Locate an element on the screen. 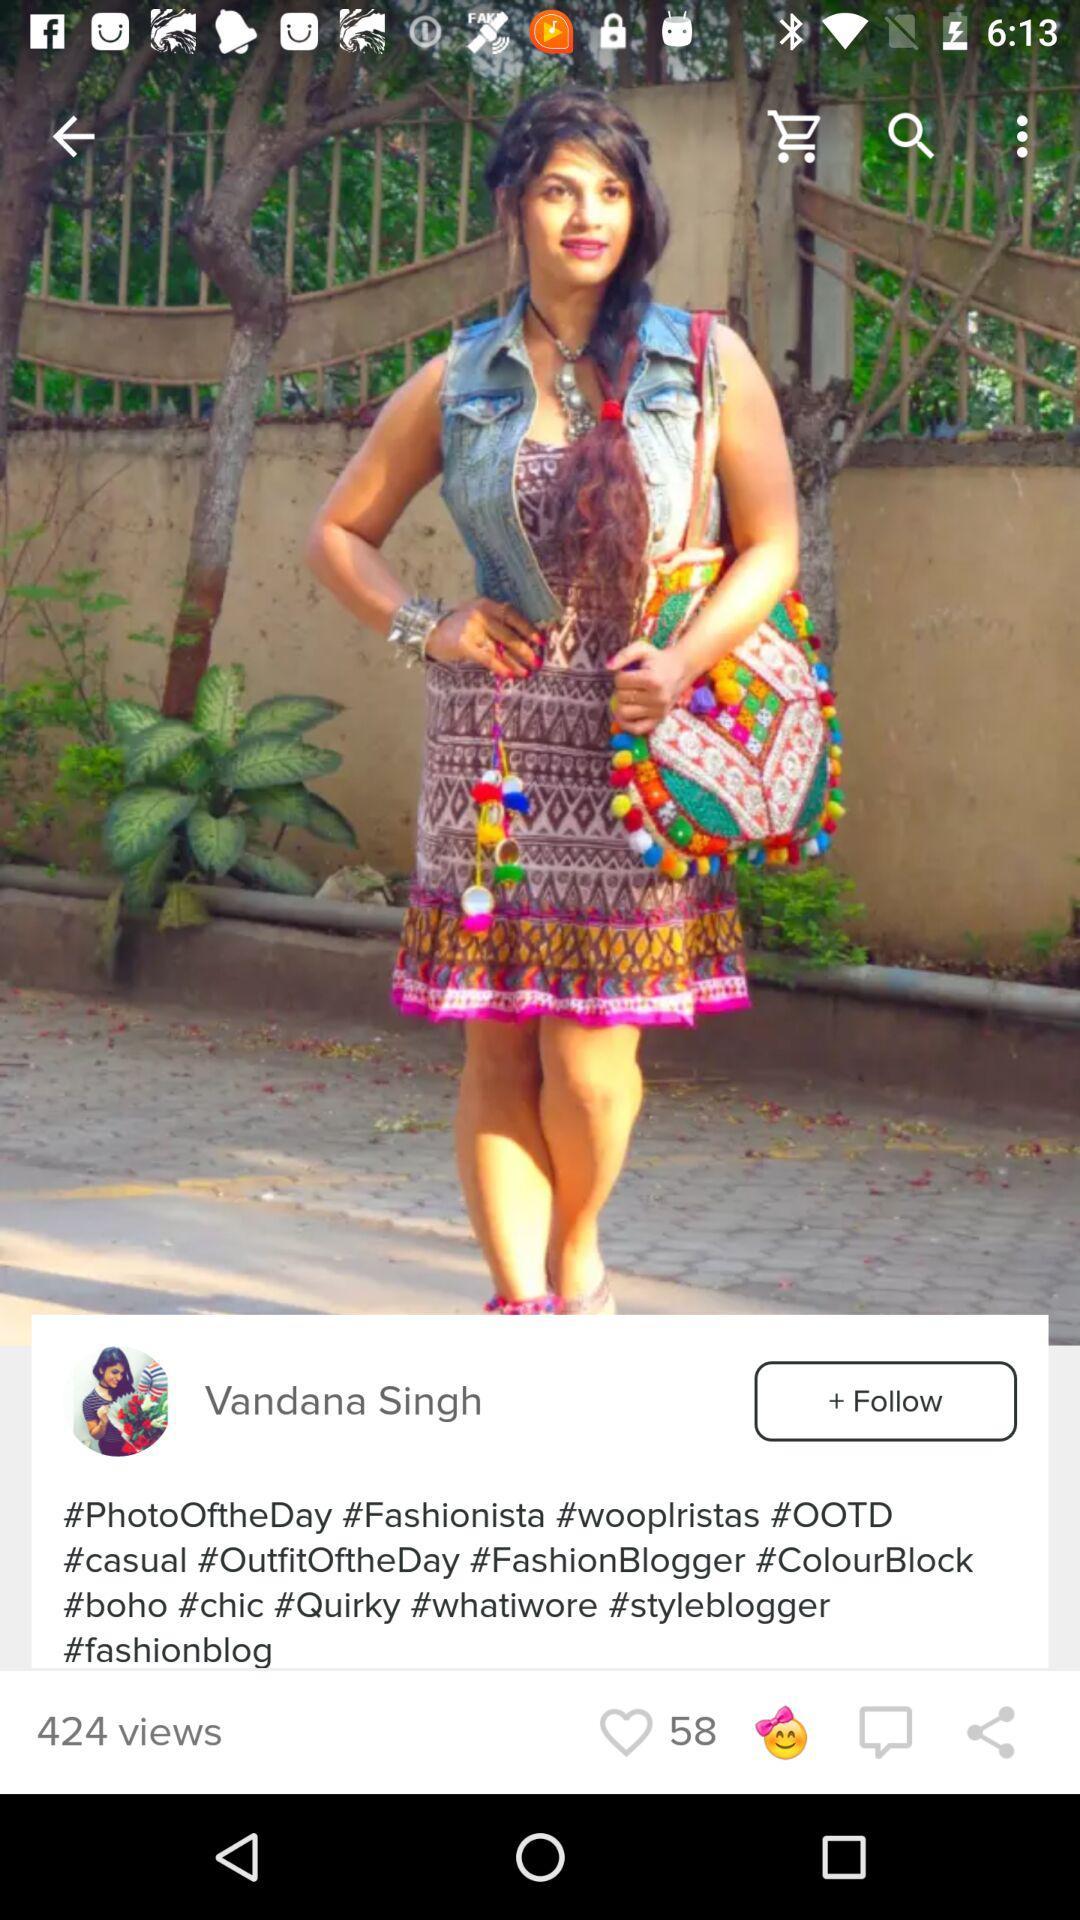 The height and width of the screenshot is (1920, 1080). to cart is located at coordinates (795, 135).